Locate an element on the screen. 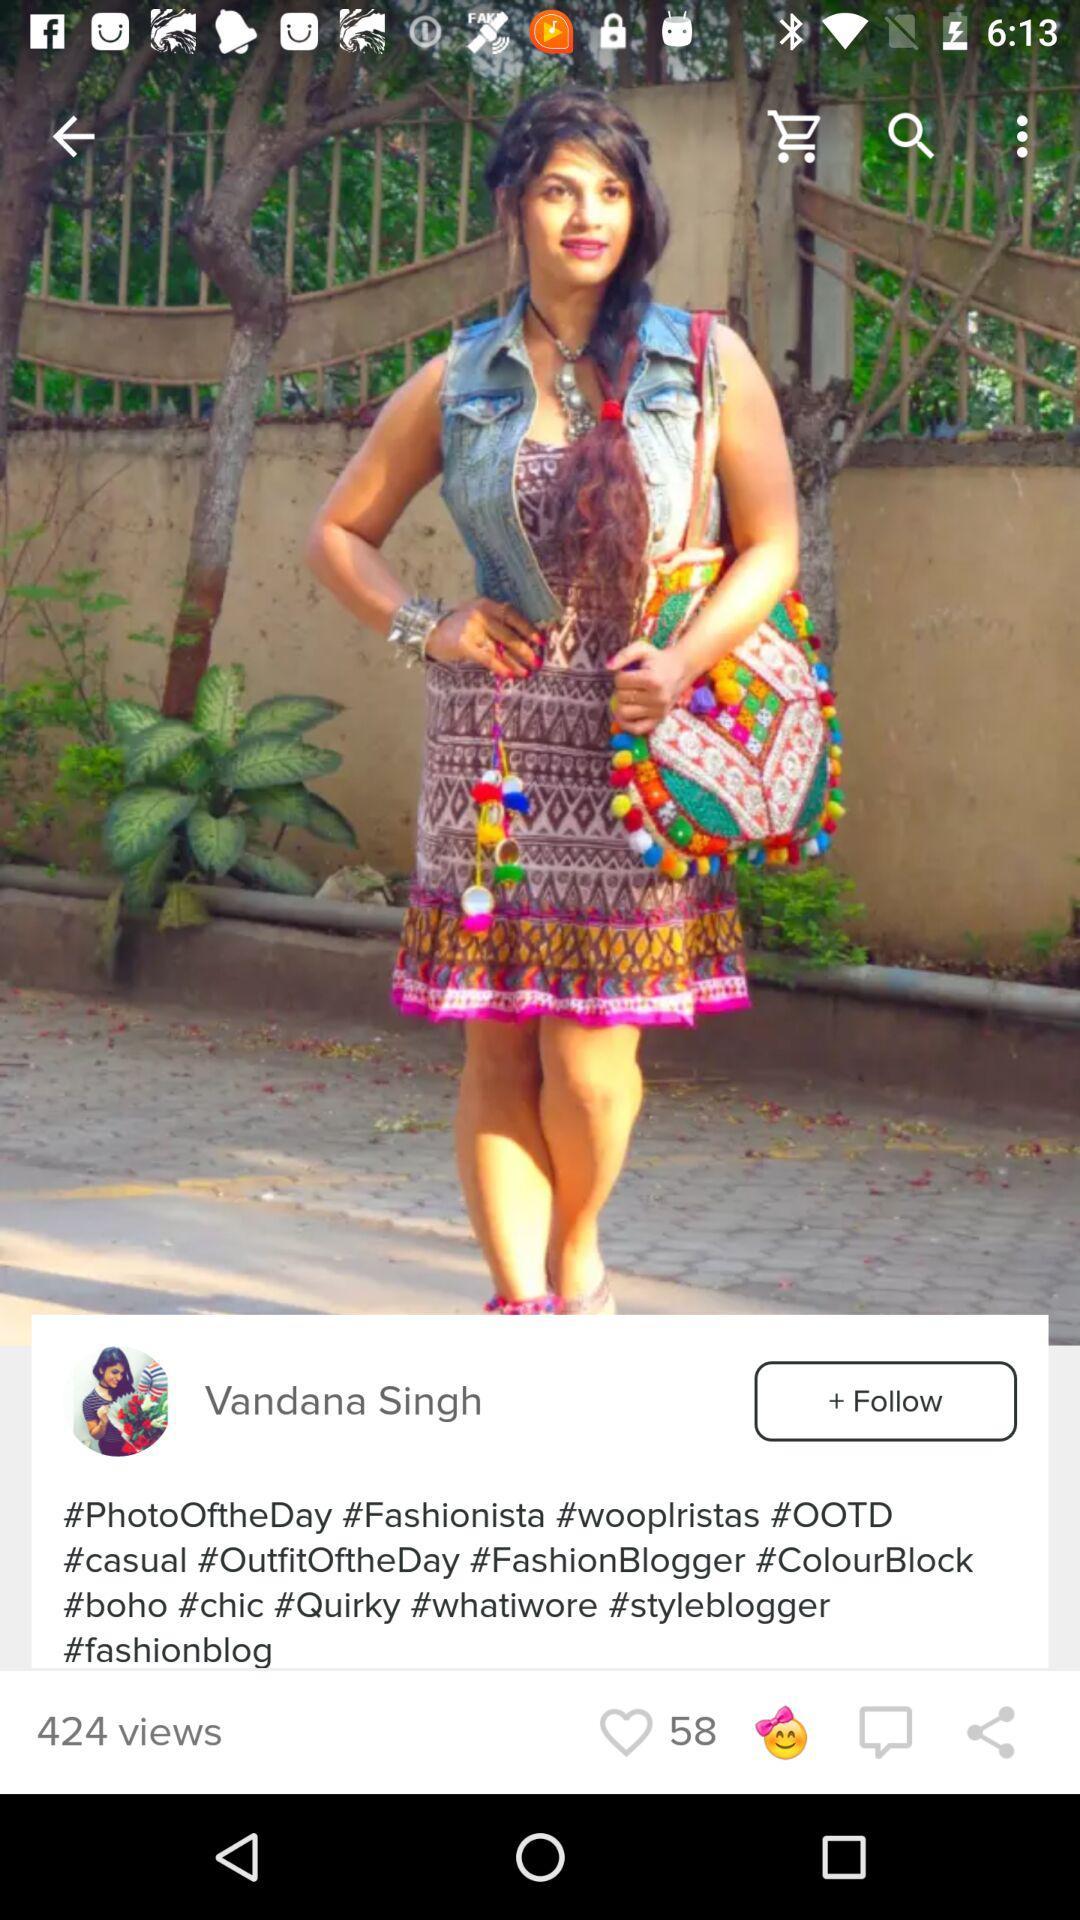 The height and width of the screenshot is (1920, 1080). to cart is located at coordinates (795, 135).